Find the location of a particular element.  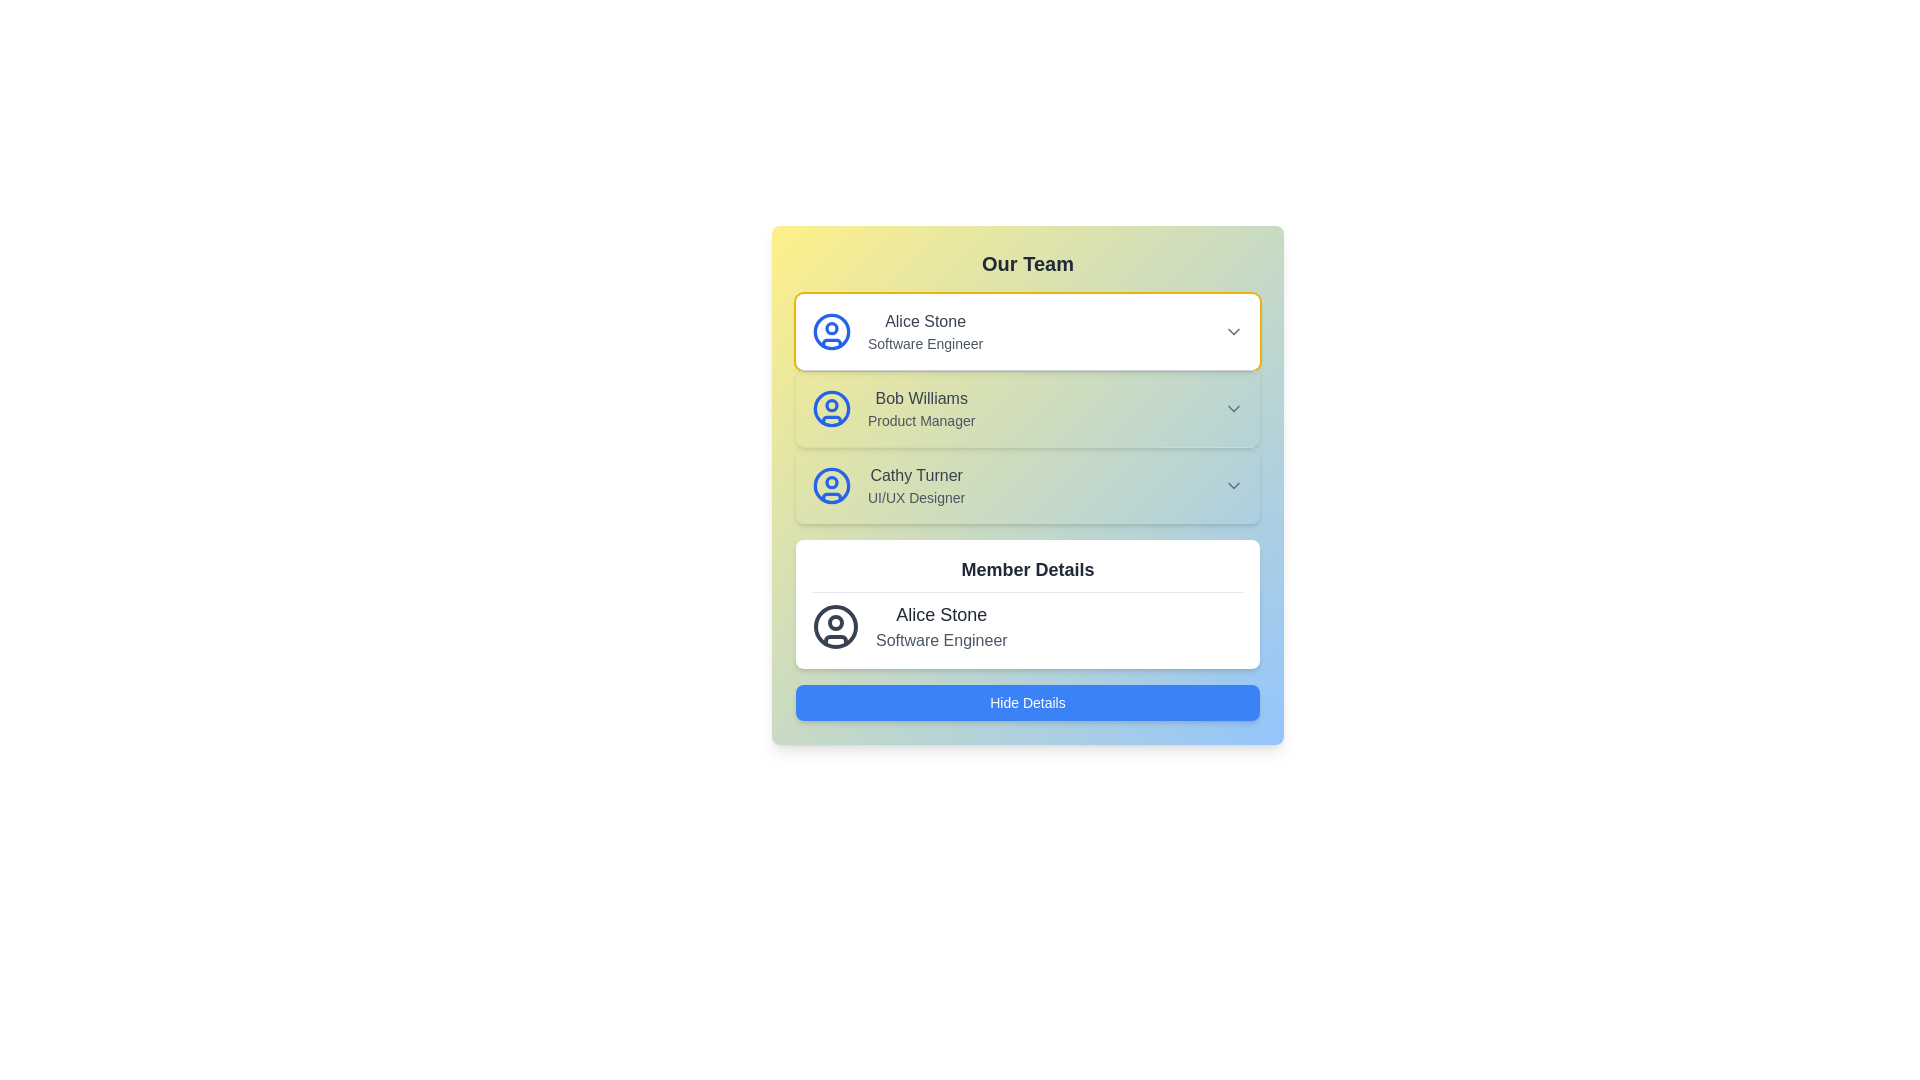

the graphical component within the SVG-based user icon next to 'Alice Stone' in the 'Our Team' section is located at coordinates (831, 326).